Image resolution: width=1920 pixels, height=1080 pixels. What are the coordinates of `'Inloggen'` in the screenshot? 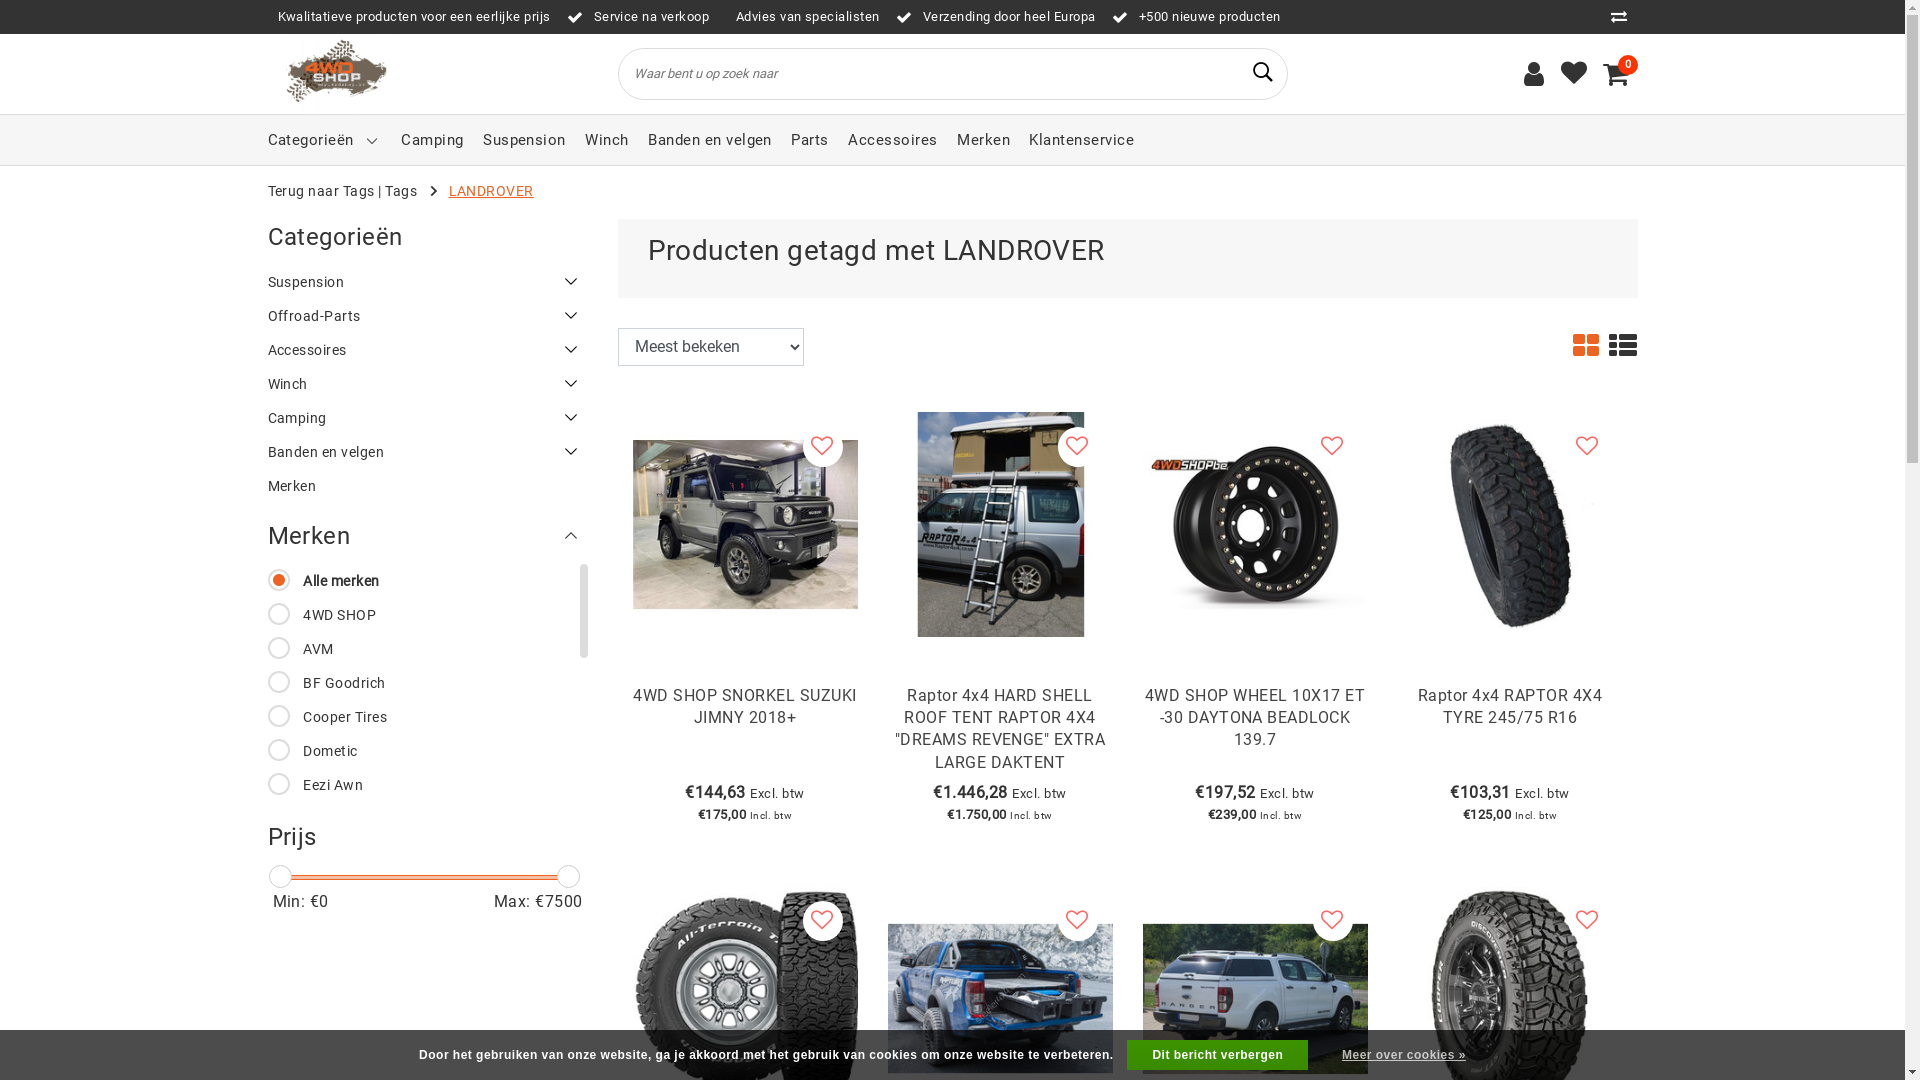 It's located at (1533, 72).